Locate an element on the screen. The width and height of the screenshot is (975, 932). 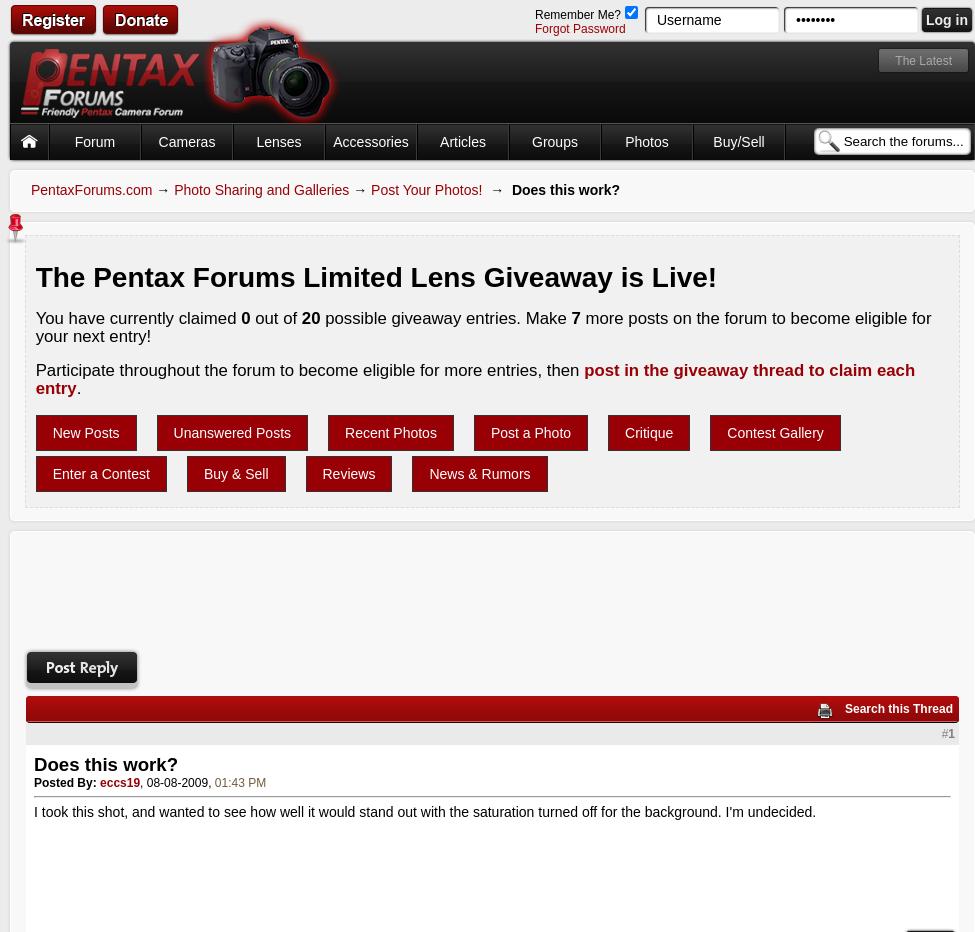
'Photo Sharing and Galleries' is located at coordinates (261, 190).